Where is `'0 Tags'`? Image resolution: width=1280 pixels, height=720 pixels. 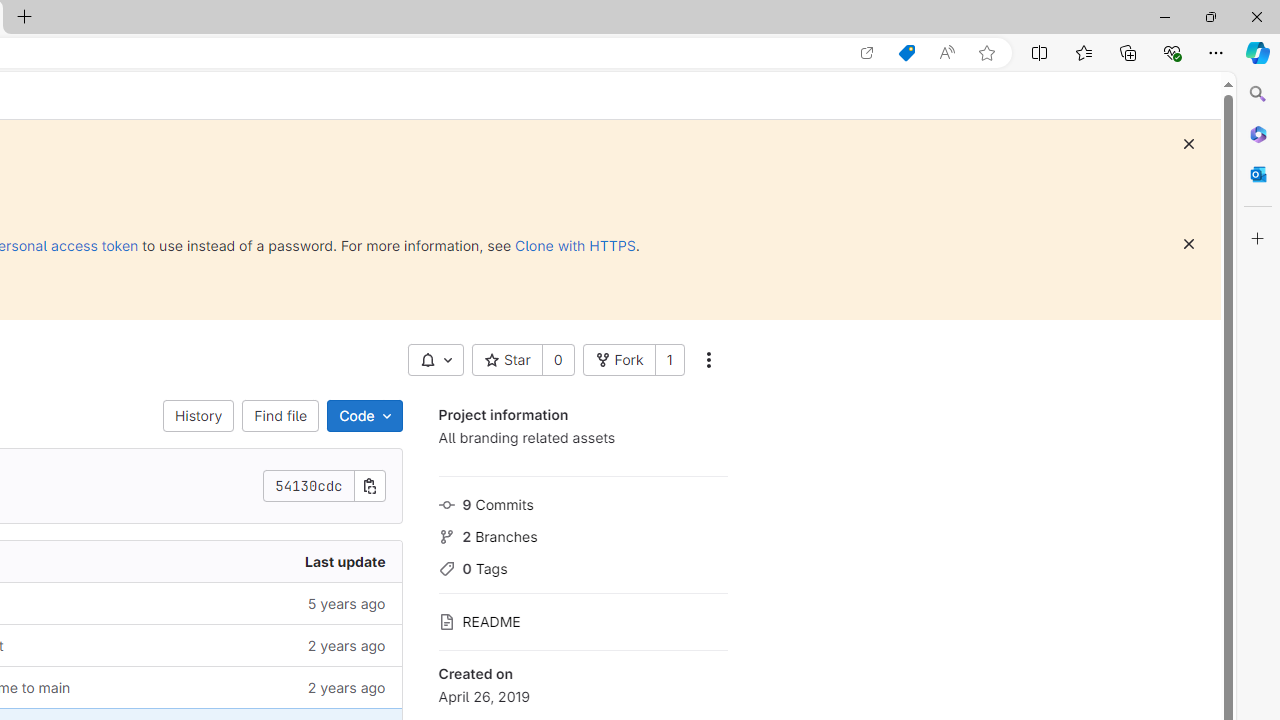
'0 Tags' is located at coordinates (582, 567).